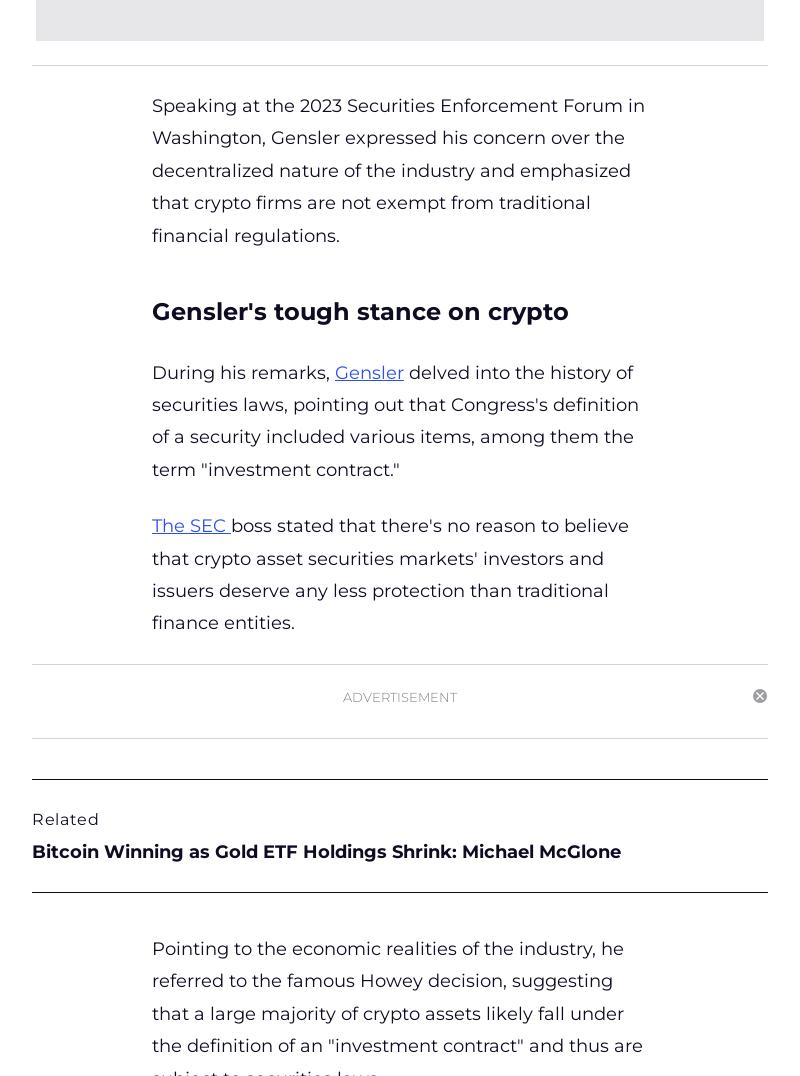 Image resolution: width=800 pixels, height=1076 pixels. I want to click on 'Advertisement', so click(343, 695).